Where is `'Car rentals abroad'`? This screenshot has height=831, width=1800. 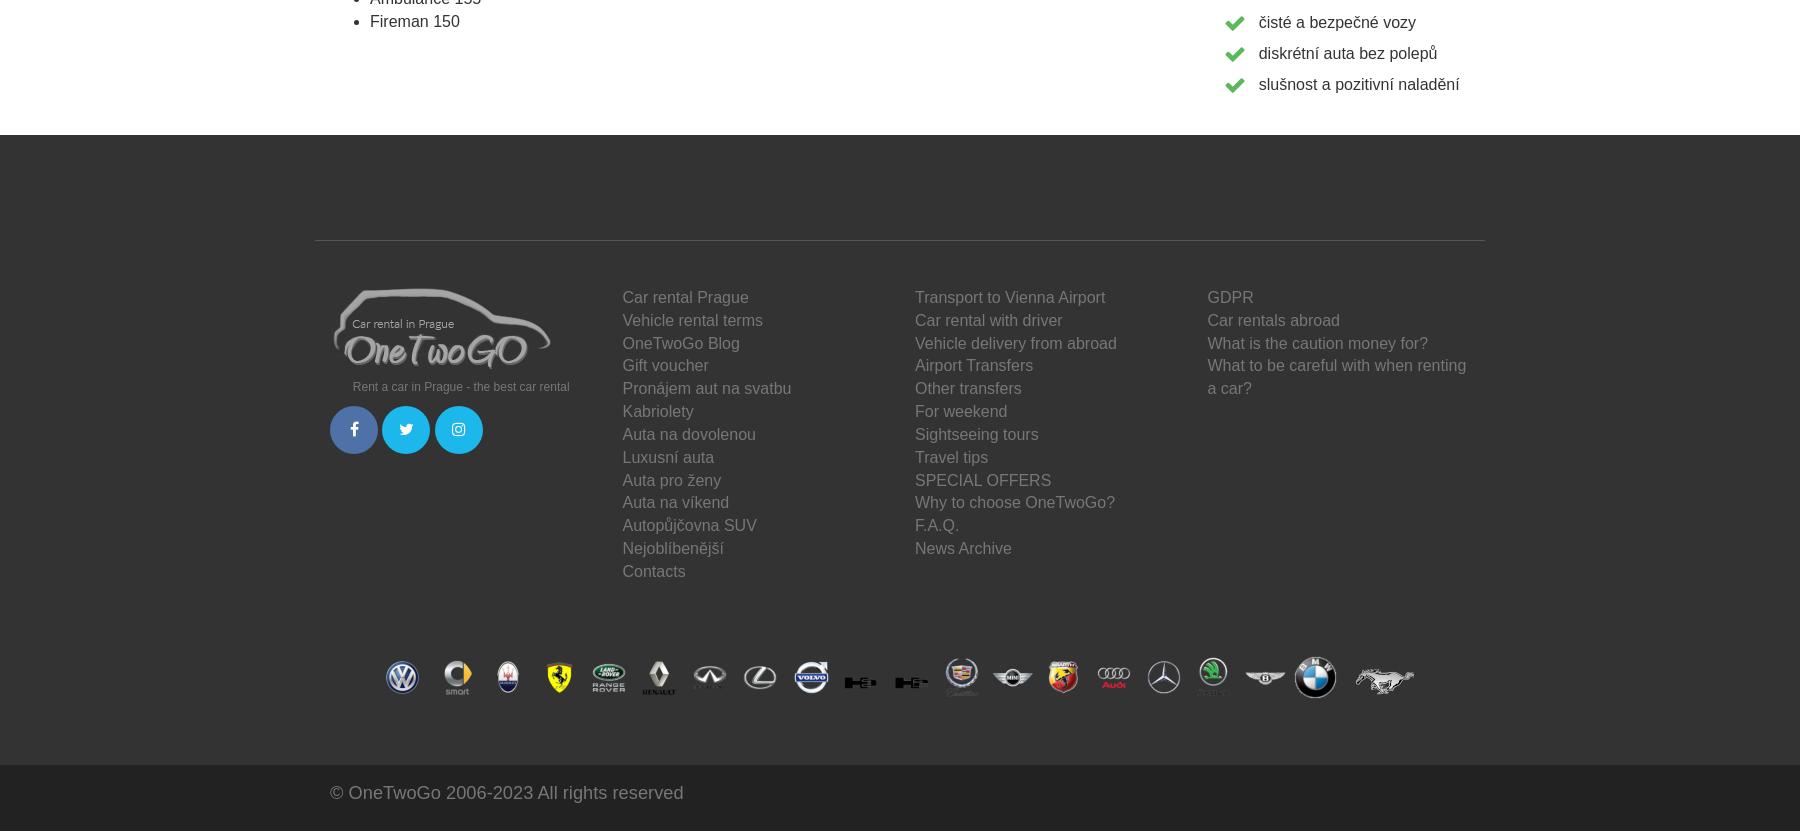 'Car rentals abroad' is located at coordinates (1273, 319).